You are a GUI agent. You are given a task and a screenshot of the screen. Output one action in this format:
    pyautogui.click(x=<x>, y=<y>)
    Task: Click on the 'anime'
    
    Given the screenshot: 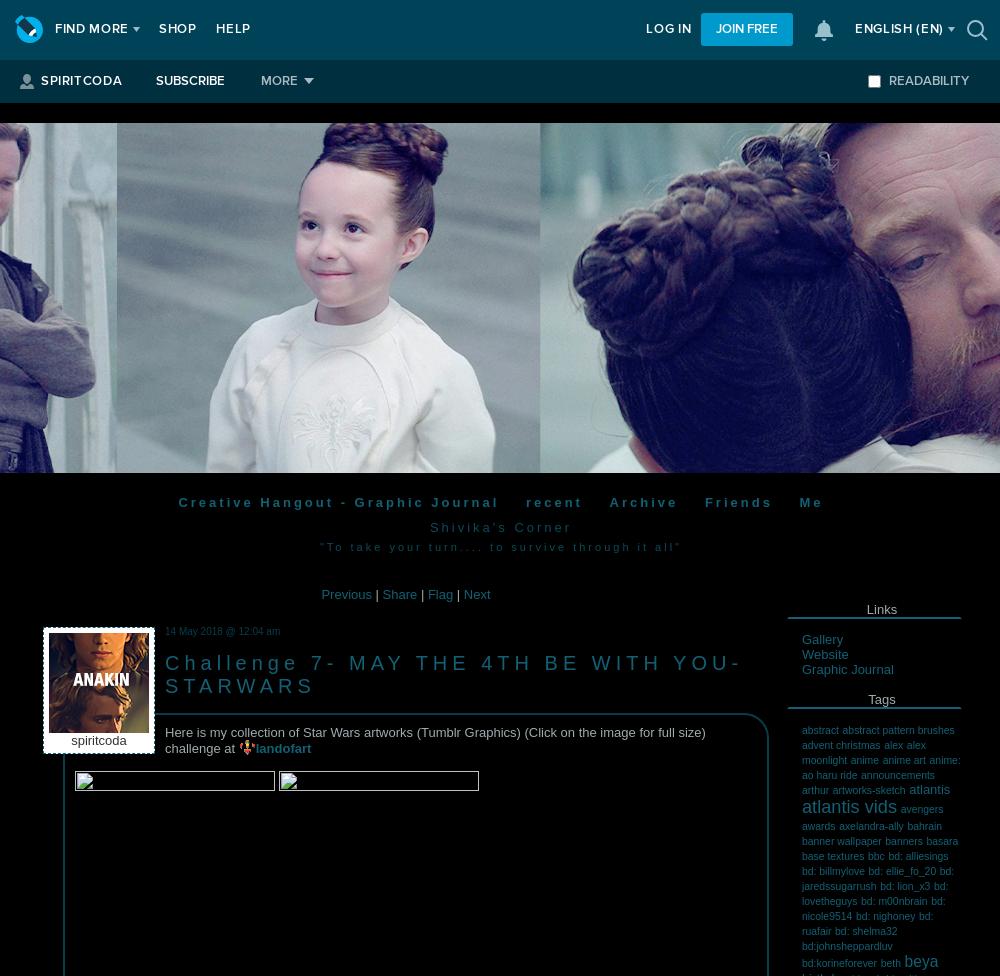 What is the action you would take?
    pyautogui.click(x=863, y=760)
    